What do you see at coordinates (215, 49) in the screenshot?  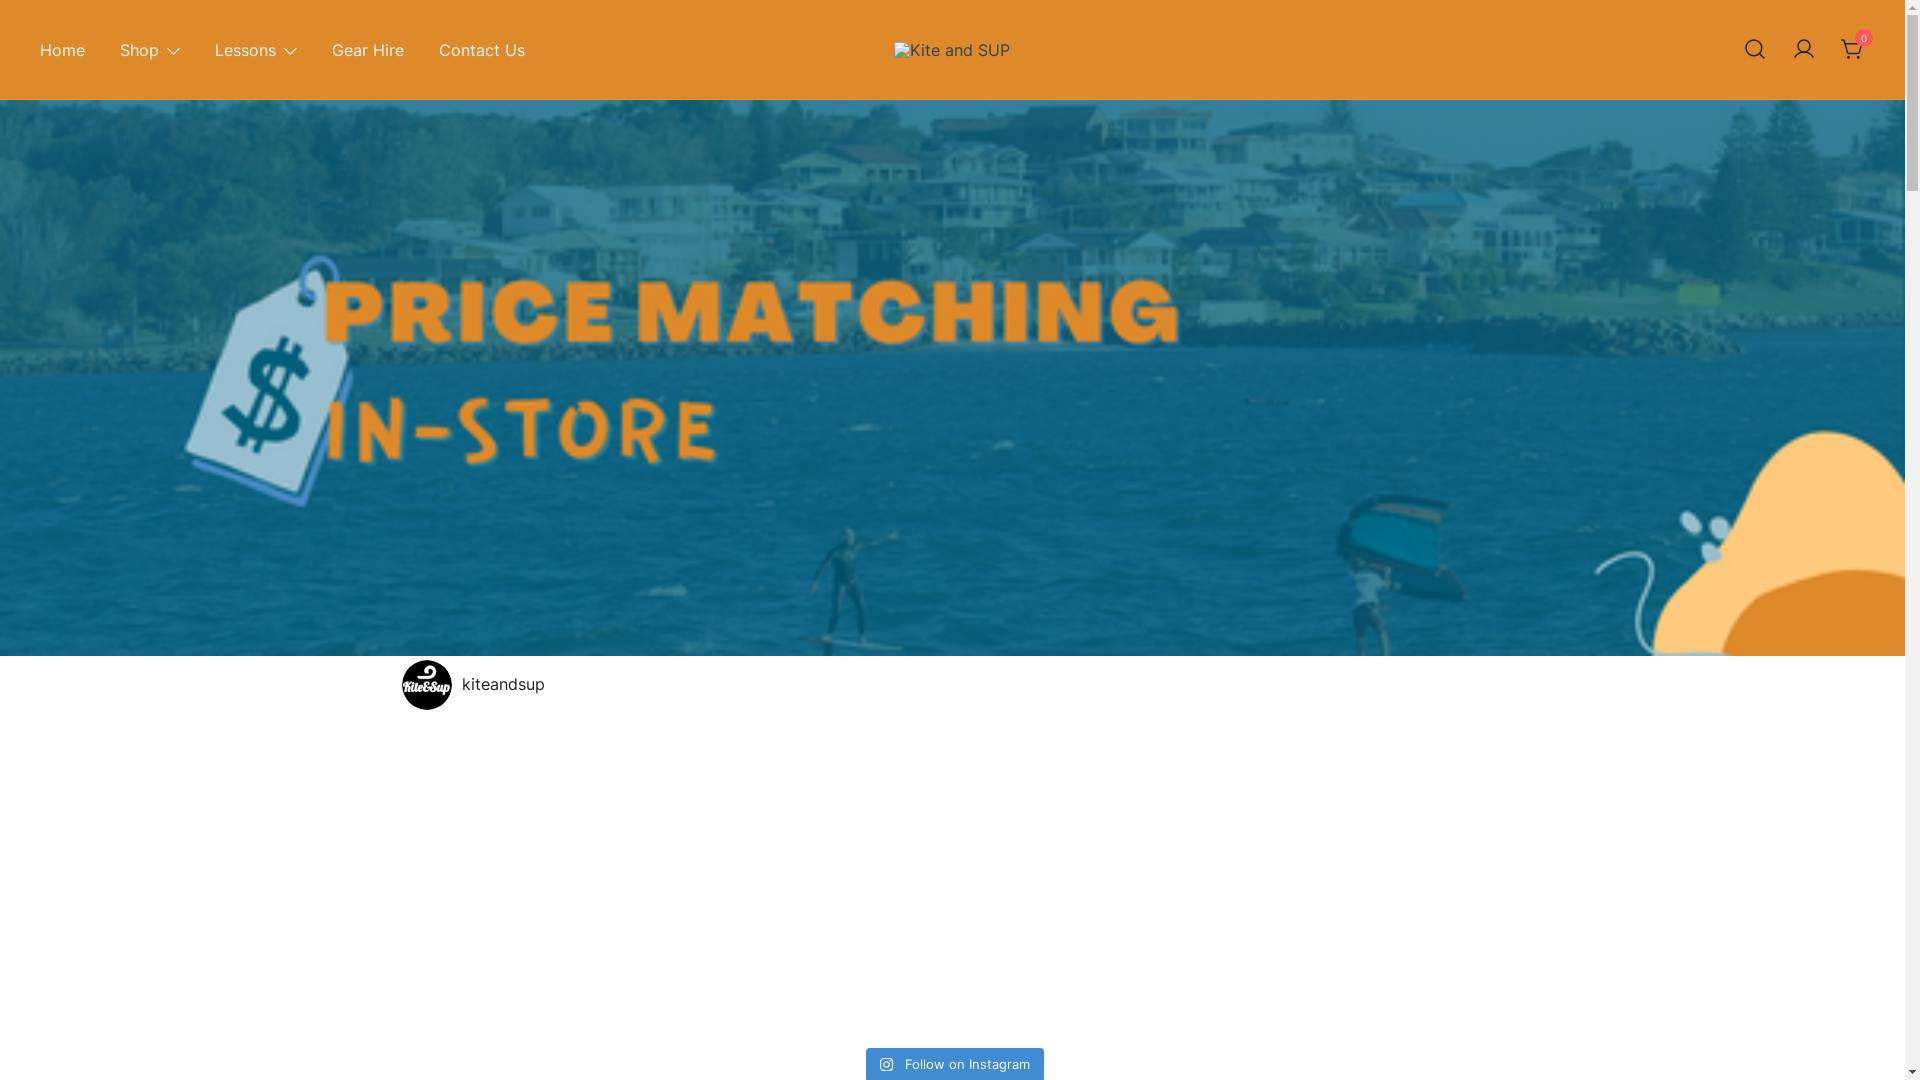 I see `'Lessons'` at bounding box center [215, 49].